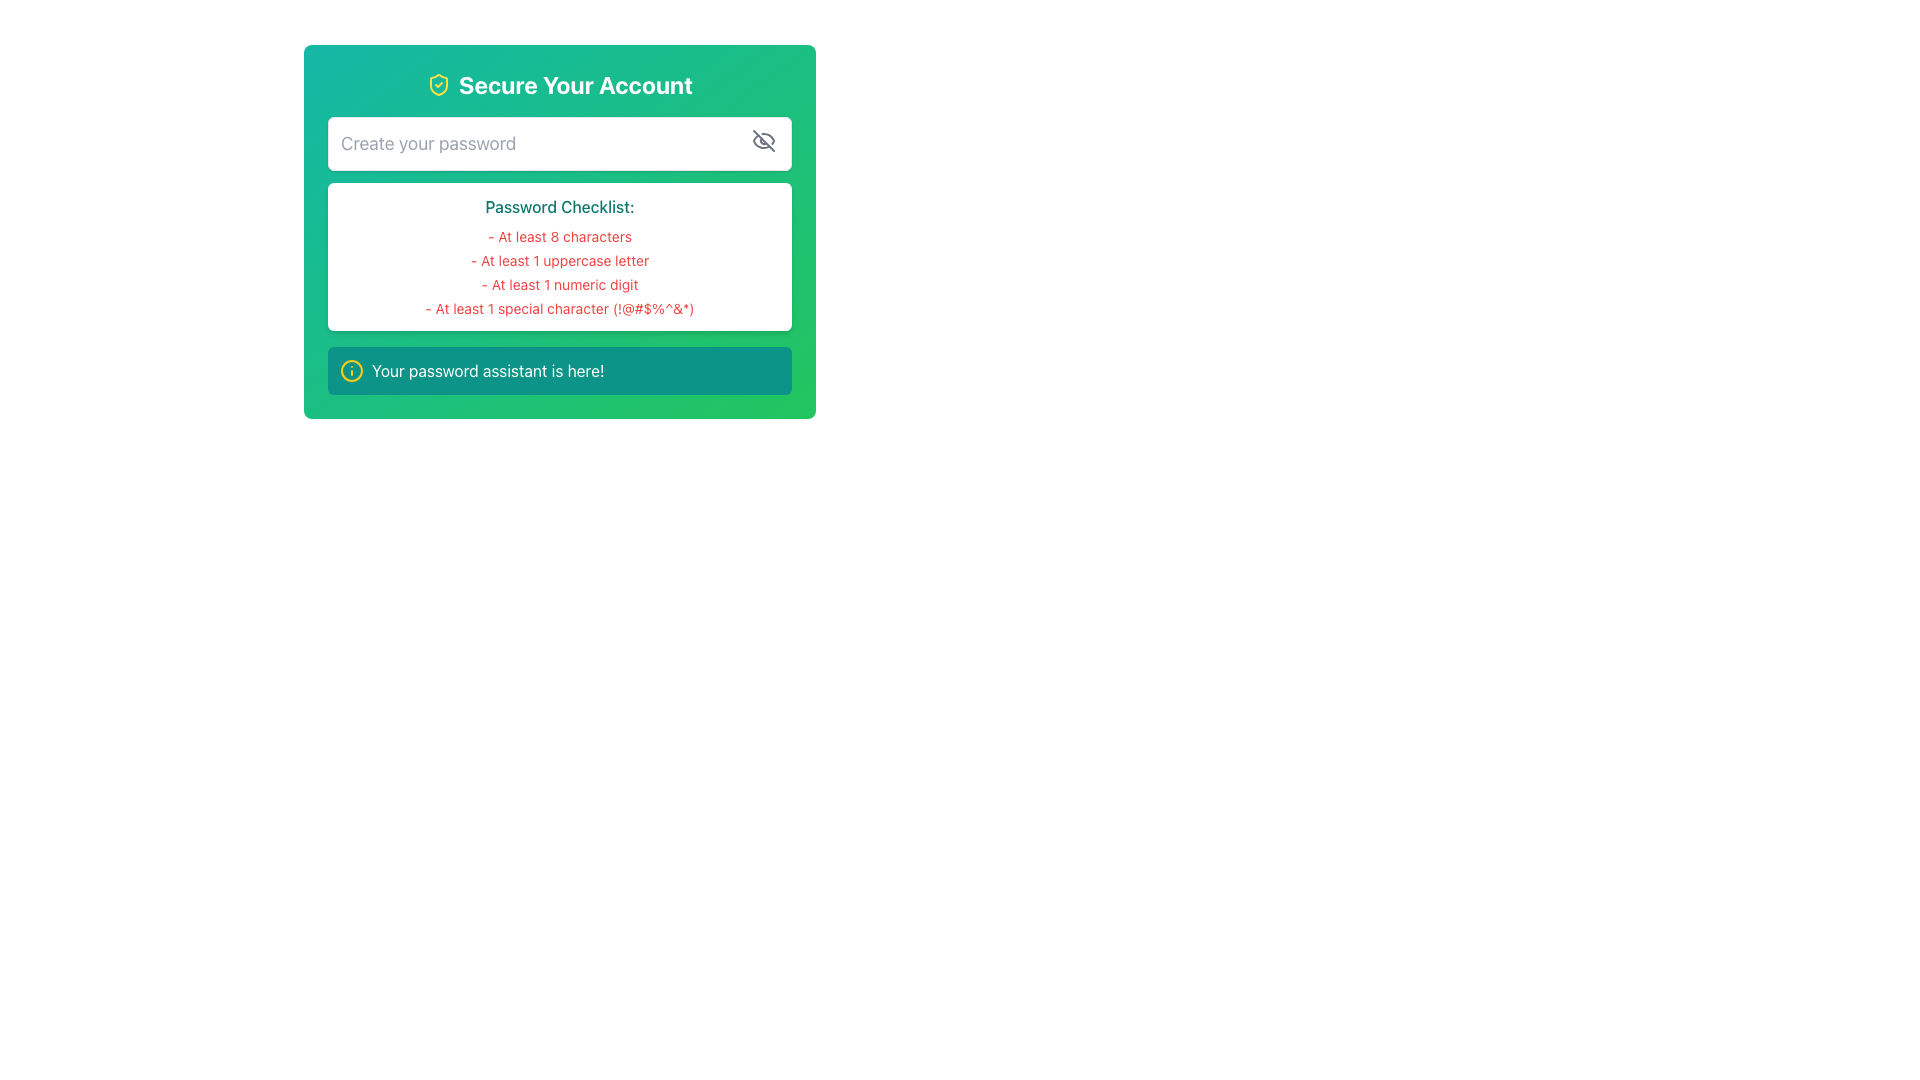 The width and height of the screenshot is (1920, 1080). What do you see at coordinates (560, 285) in the screenshot?
I see `the text element that indicates the requirement for including at least one numeric digit in passwords, located in the Password Checklist below the uppercase letter requirement` at bounding box center [560, 285].